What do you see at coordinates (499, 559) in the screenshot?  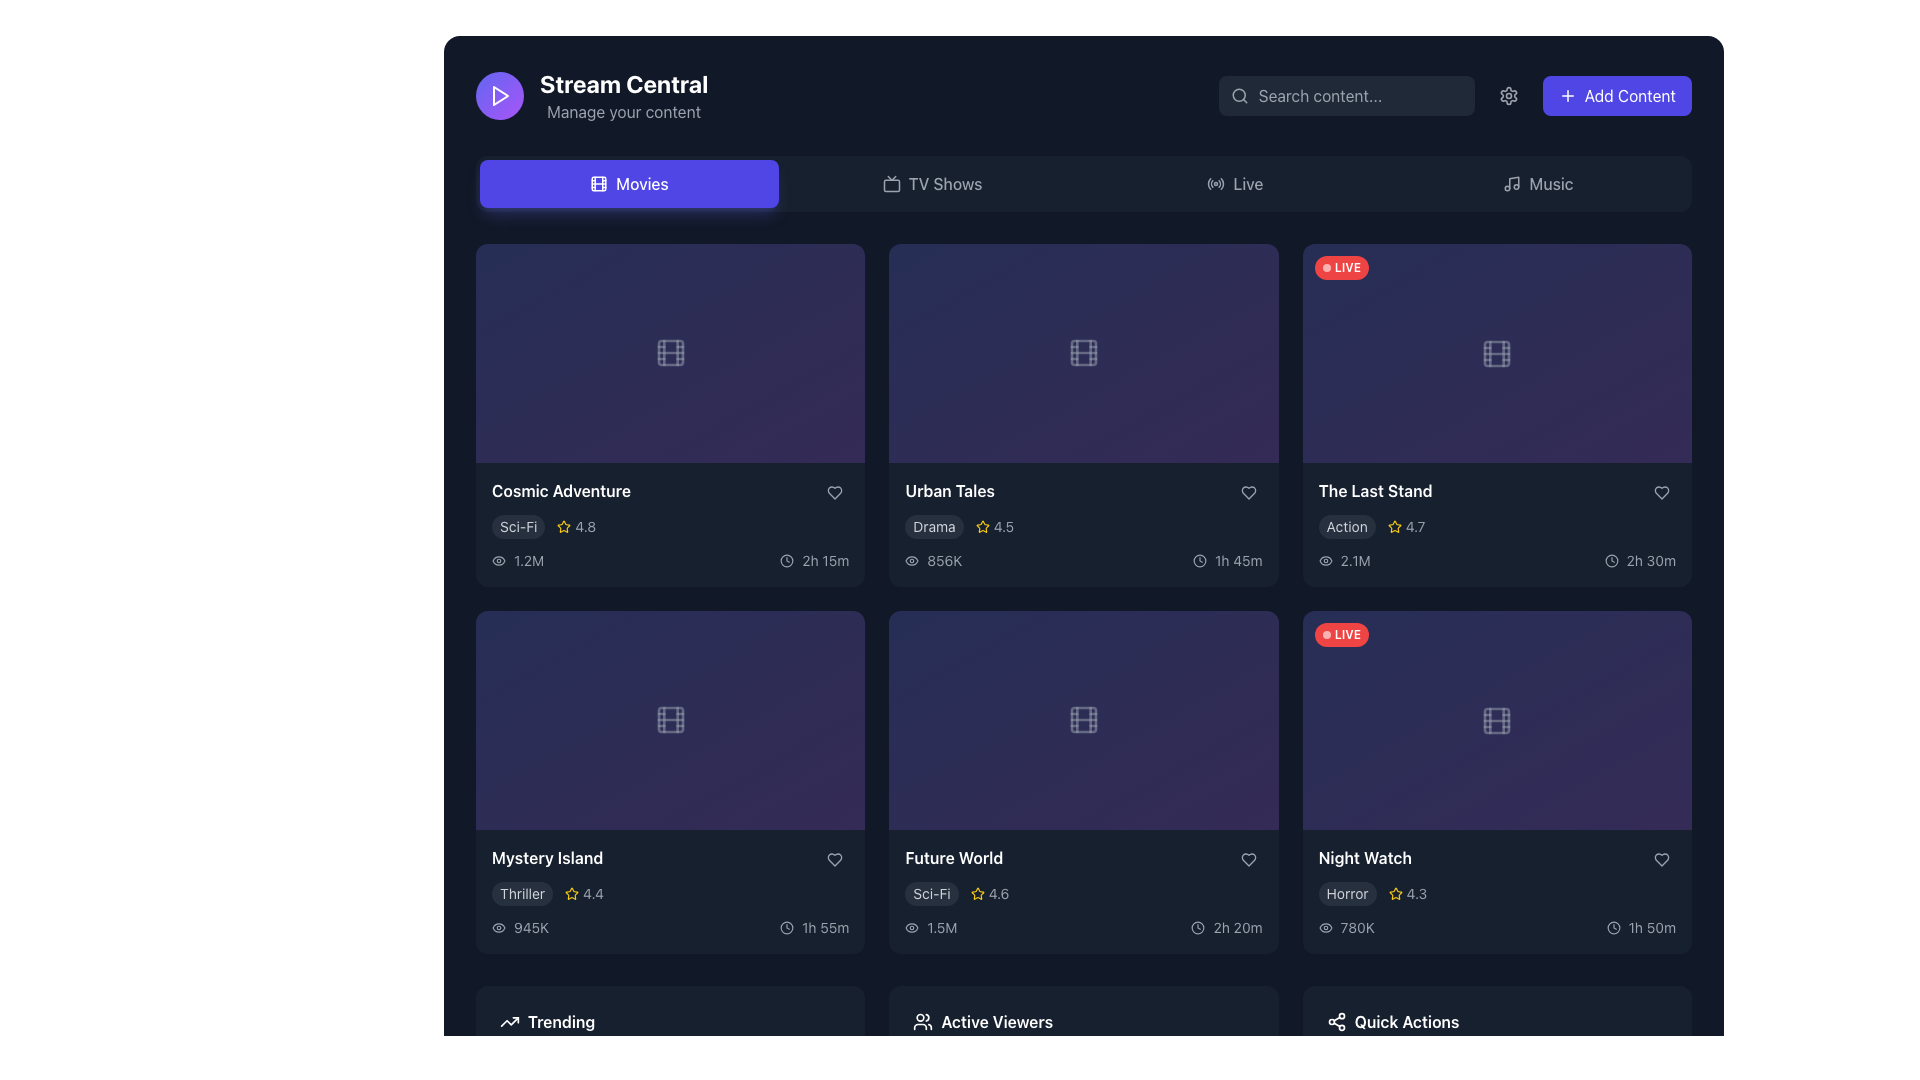 I see `the eye-shaped icon with a circular pupil located under the 'Cosmic Adventure' card, positioned in the first column of the grid layout, before the text '1.2M'` at bounding box center [499, 559].